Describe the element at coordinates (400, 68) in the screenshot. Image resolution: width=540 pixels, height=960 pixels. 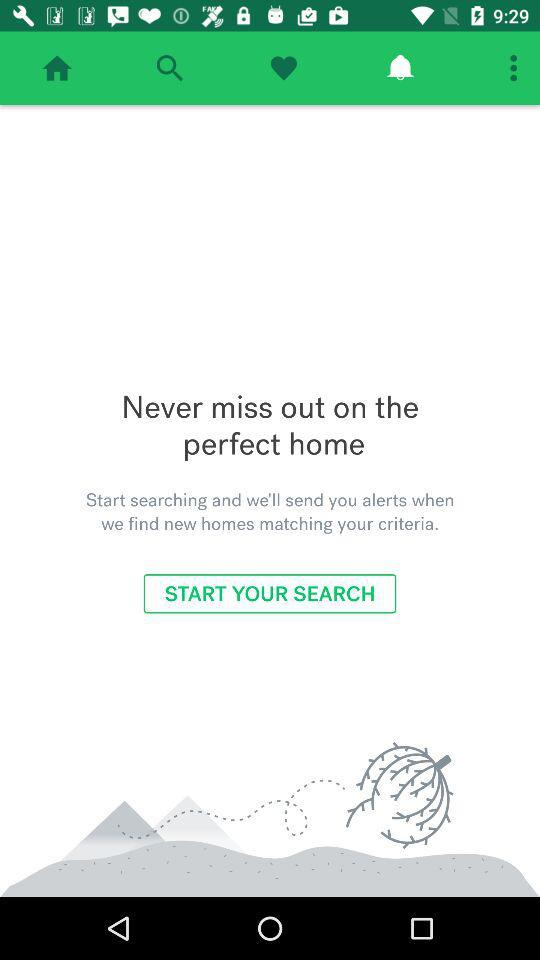
I see `check alerts/notifications` at that location.